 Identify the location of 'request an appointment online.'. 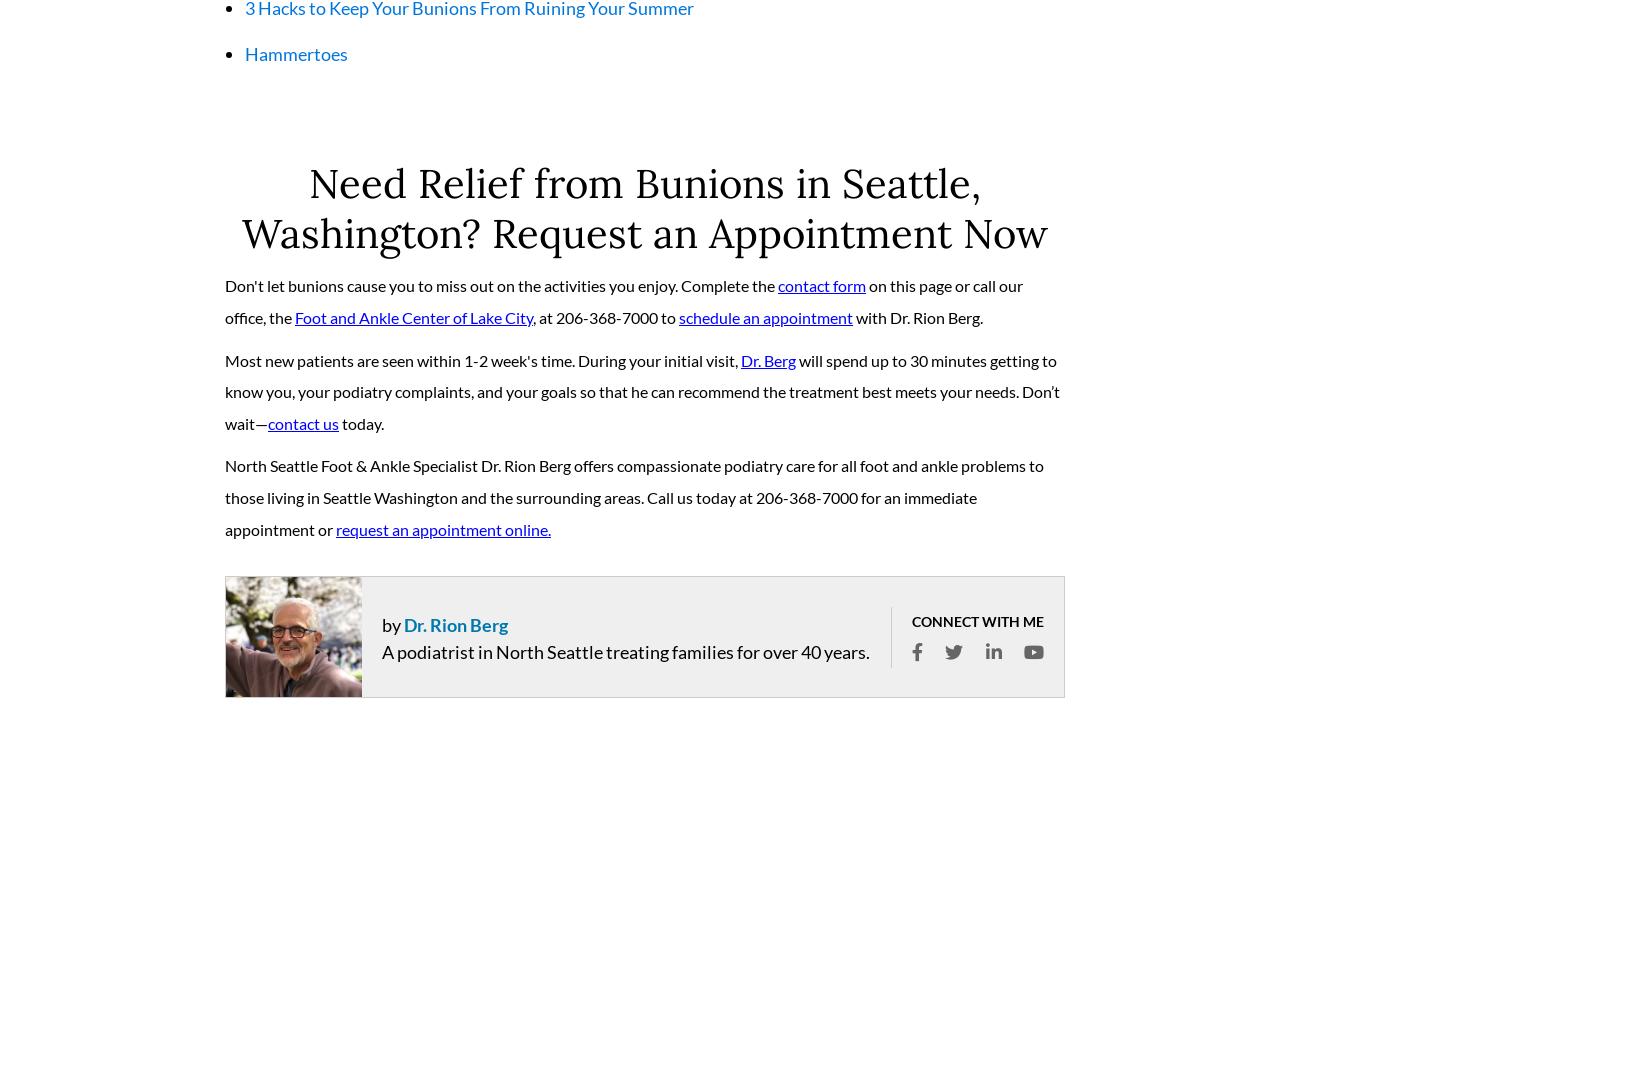
(442, 536).